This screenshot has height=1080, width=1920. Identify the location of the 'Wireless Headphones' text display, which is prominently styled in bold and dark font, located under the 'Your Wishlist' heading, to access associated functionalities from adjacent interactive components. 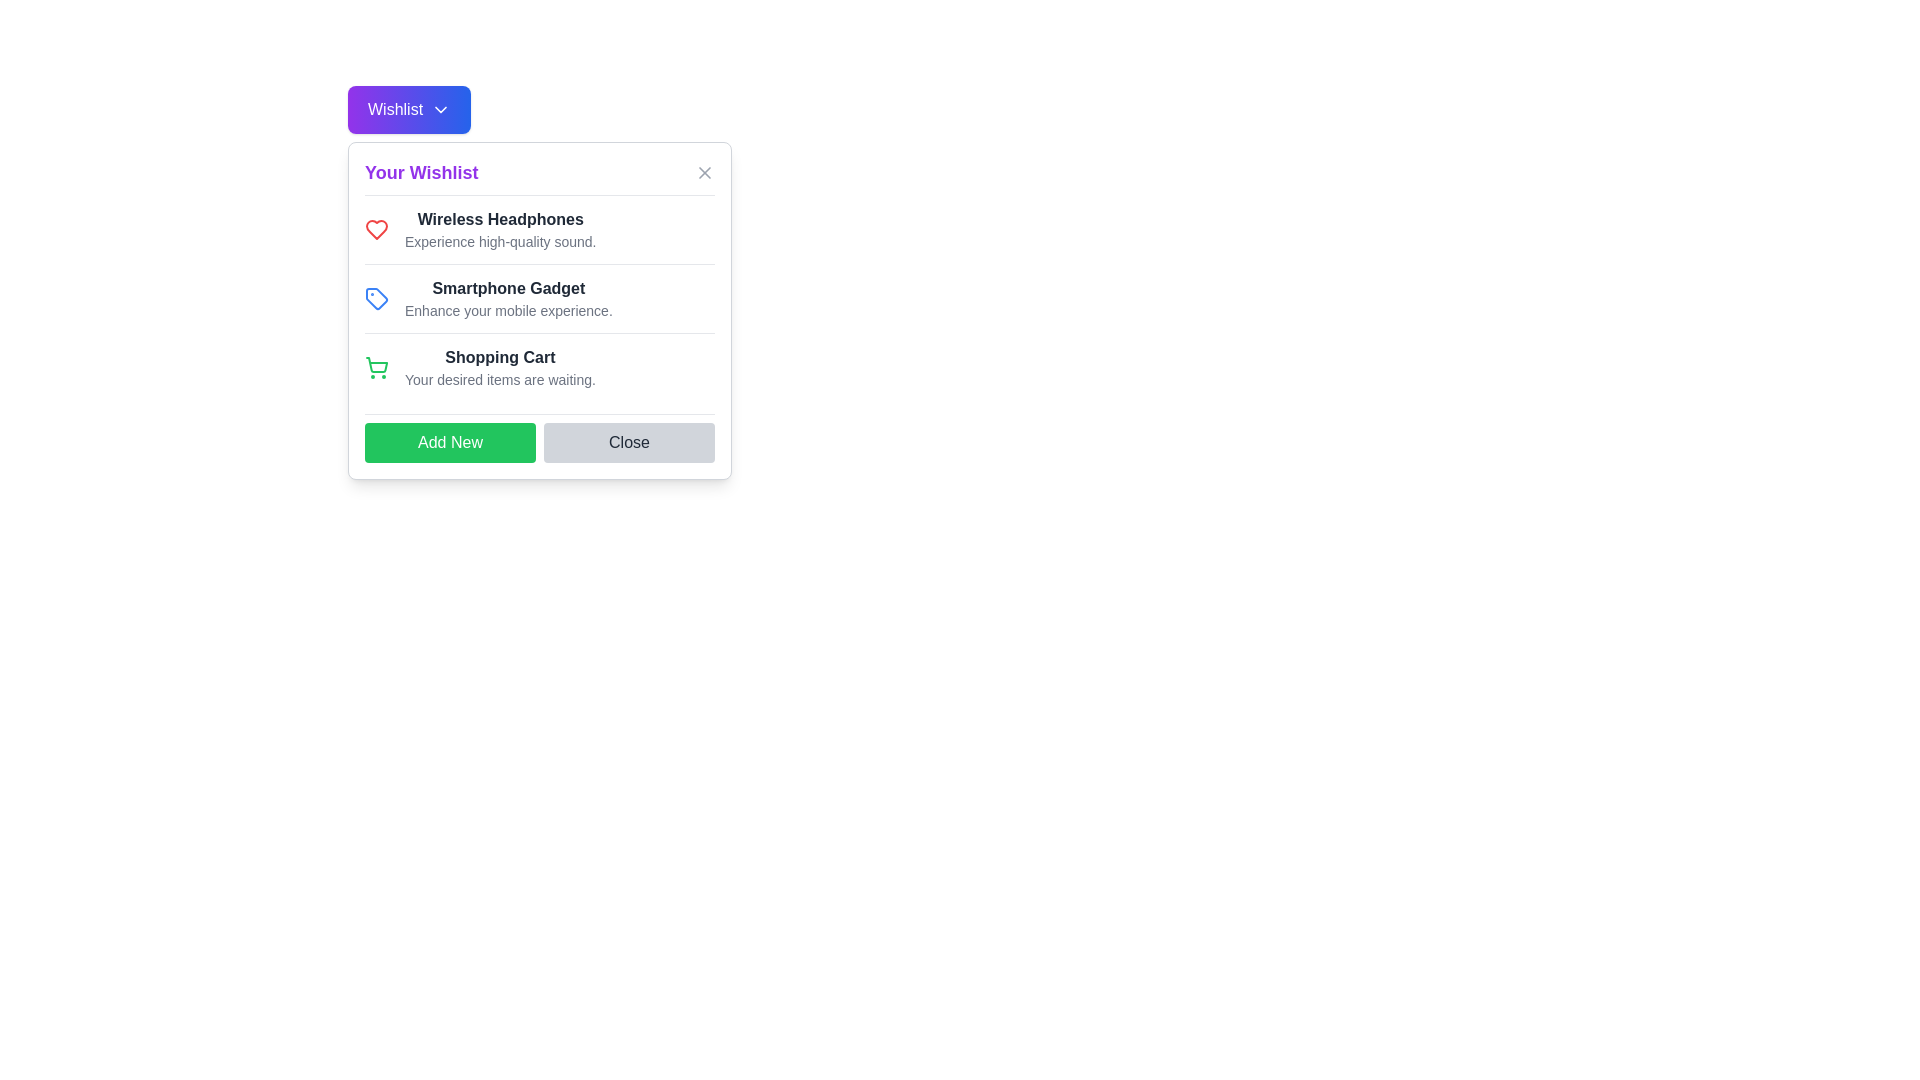
(500, 229).